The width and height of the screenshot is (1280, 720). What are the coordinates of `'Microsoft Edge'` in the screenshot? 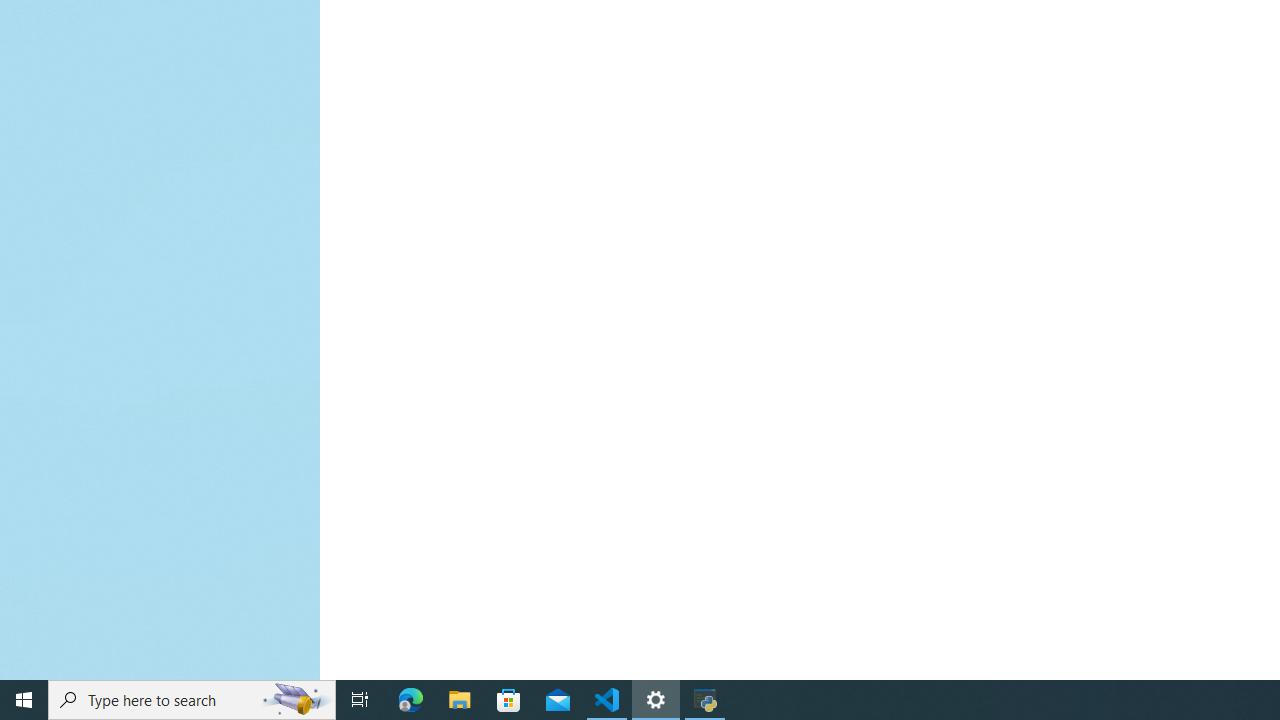 It's located at (410, 698).